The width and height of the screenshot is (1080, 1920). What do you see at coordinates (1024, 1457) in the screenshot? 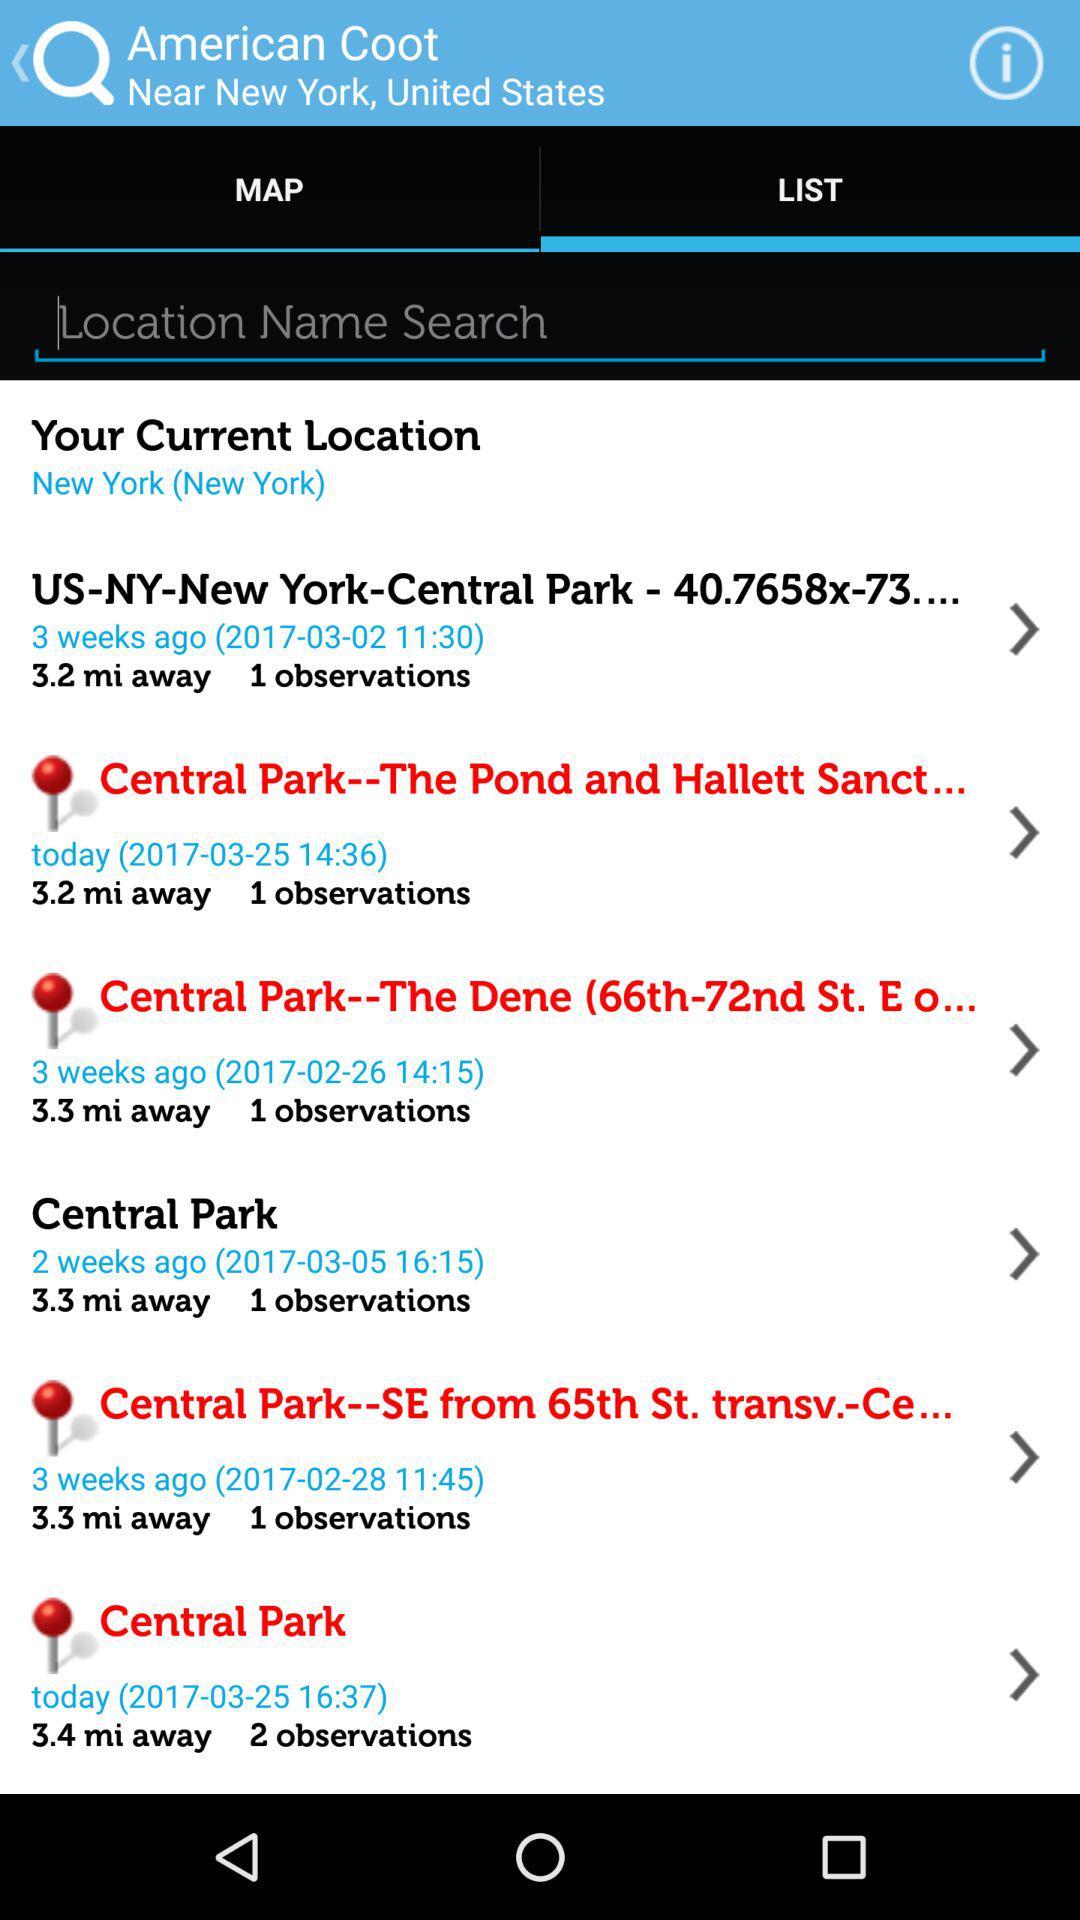
I see `expand address` at bounding box center [1024, 1457].